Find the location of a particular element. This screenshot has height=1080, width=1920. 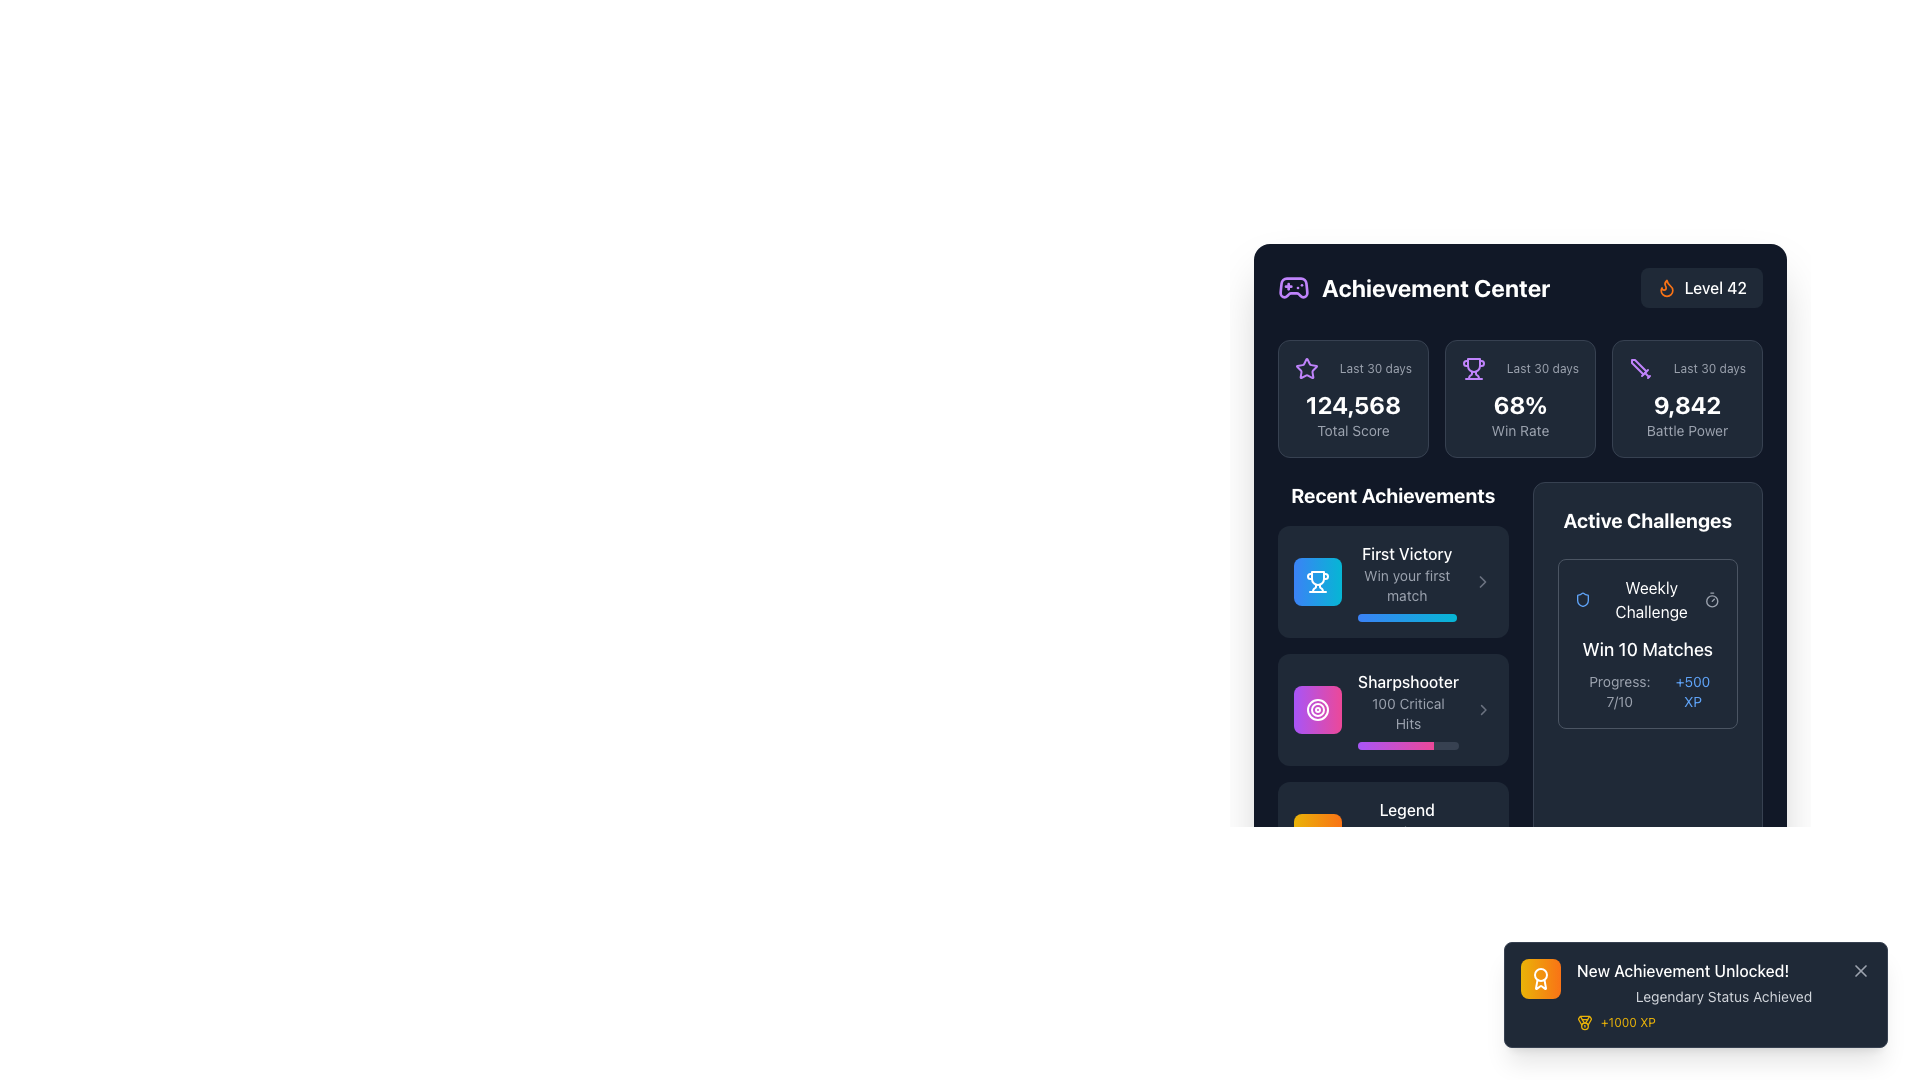

the purple gamepad icon located to the left of the 'Achievement Center' text in the upper-left section of the interface panel is located at coordinates (1294, 288).